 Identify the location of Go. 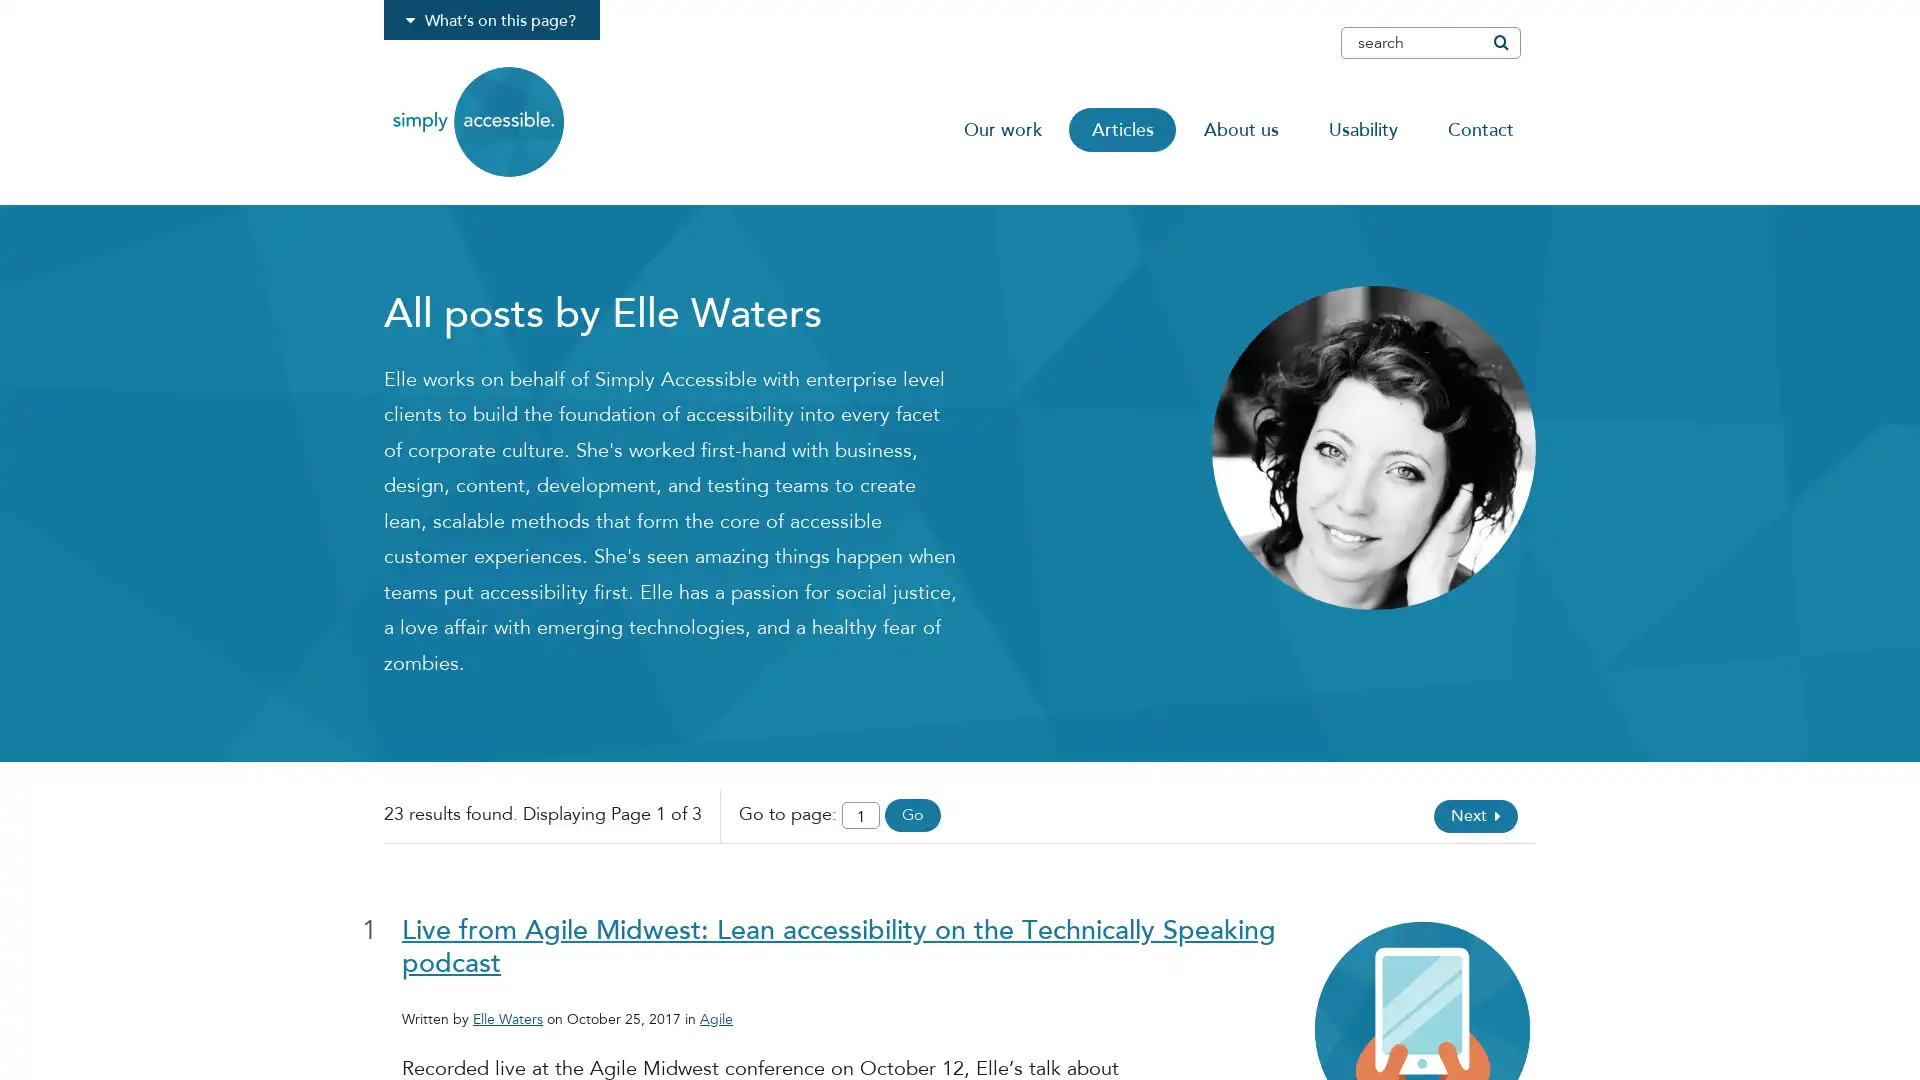
(911, 814).